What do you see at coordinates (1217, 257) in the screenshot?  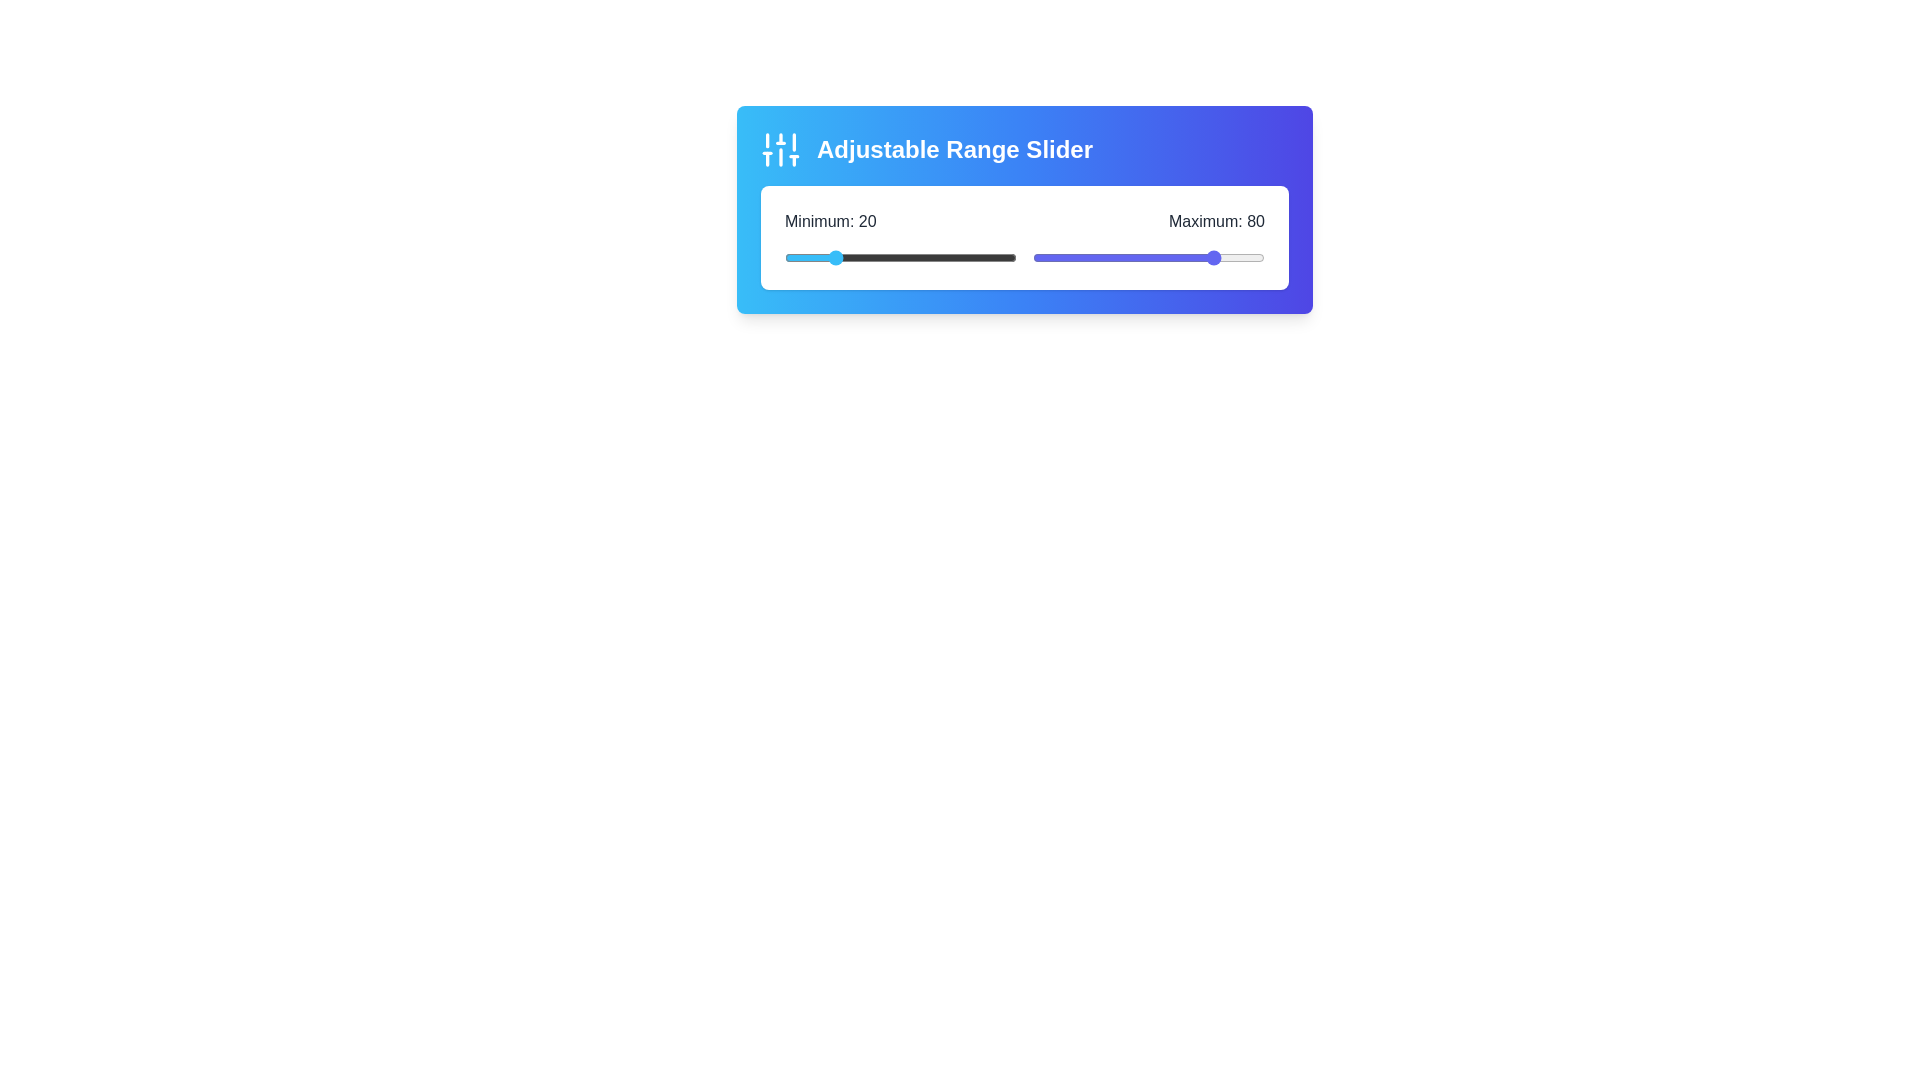 I see `the slider` at bounding box center [1217, 257].